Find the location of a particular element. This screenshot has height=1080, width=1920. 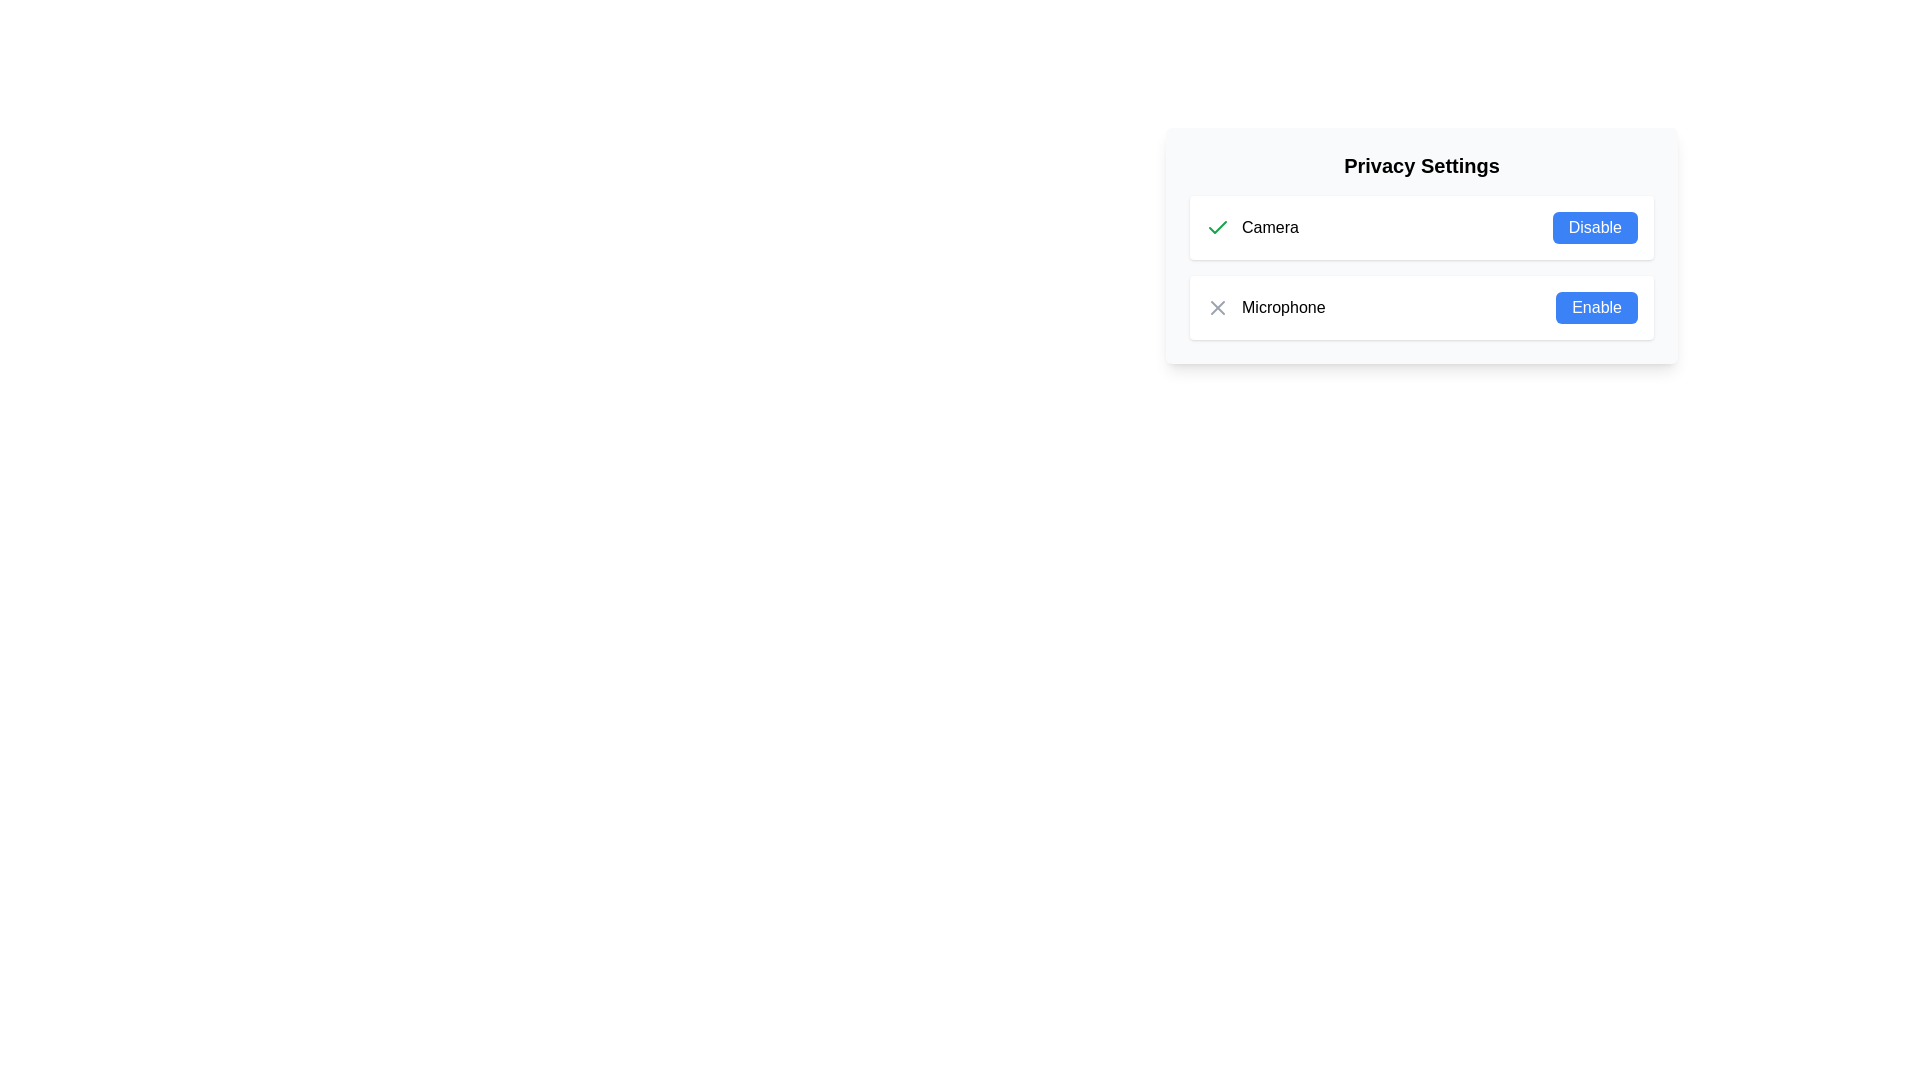

the 'Disable' button with a blue background and white text located in the top right area of the 'Privacy Settings' panel is located at coordinates (1593, 226).